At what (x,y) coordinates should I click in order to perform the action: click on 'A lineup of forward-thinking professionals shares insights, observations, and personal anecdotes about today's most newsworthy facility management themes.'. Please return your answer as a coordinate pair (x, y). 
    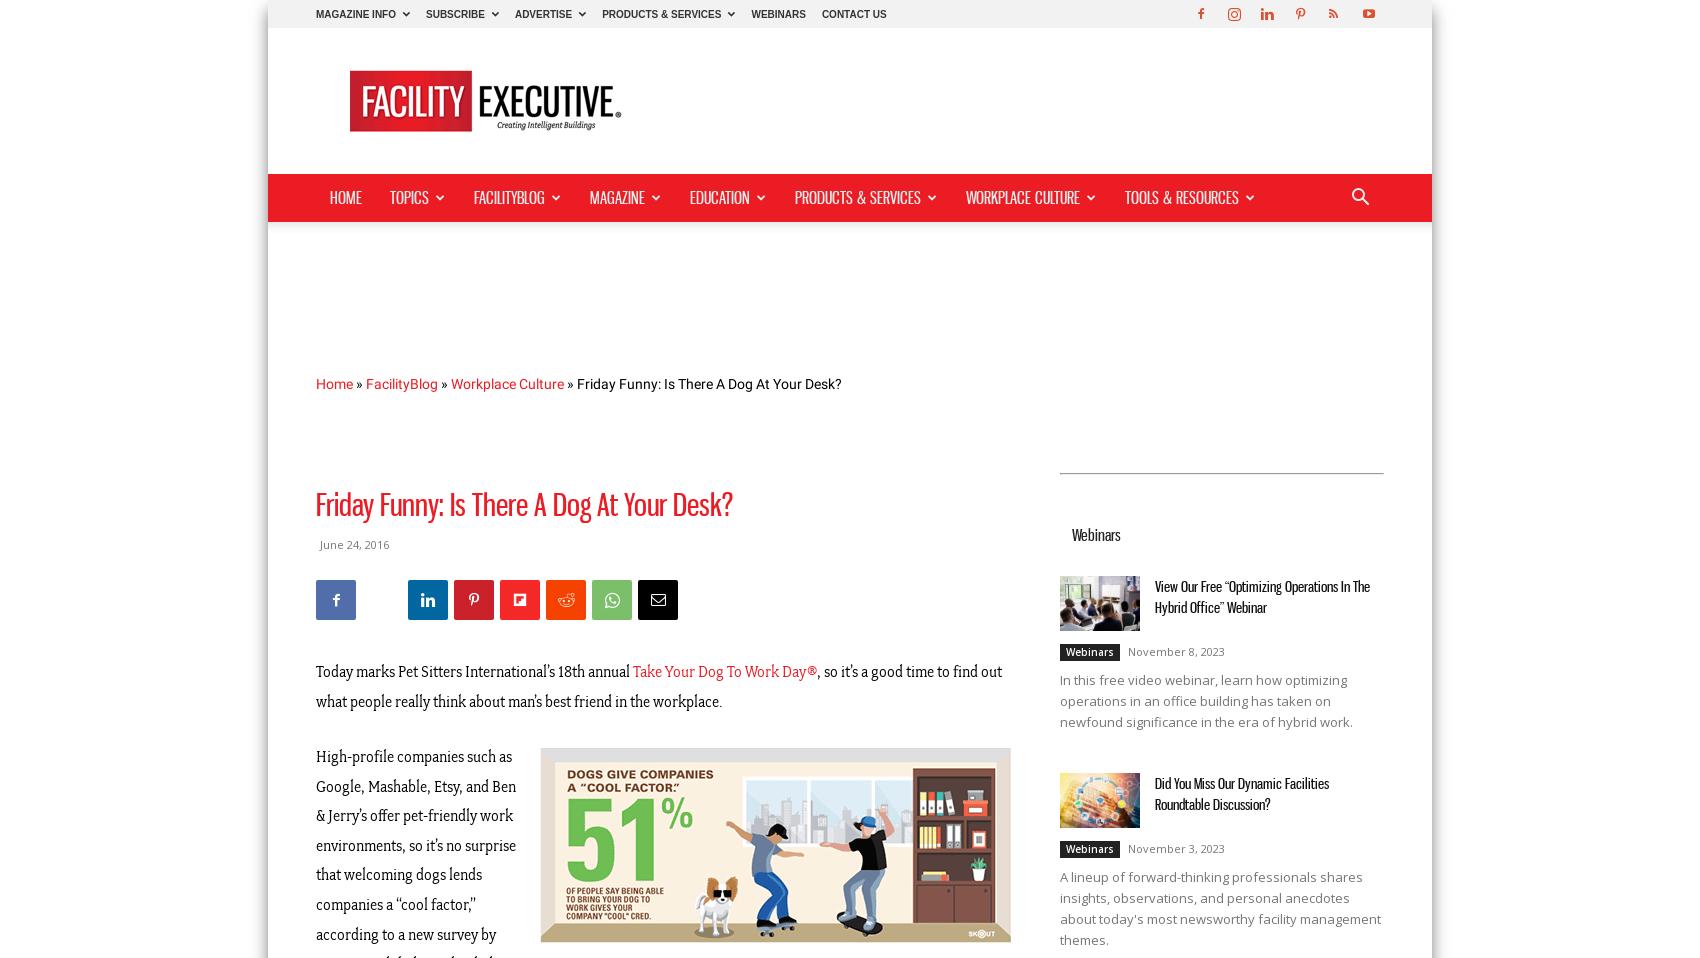
    Looking at the image, I should click on (1219, 908).